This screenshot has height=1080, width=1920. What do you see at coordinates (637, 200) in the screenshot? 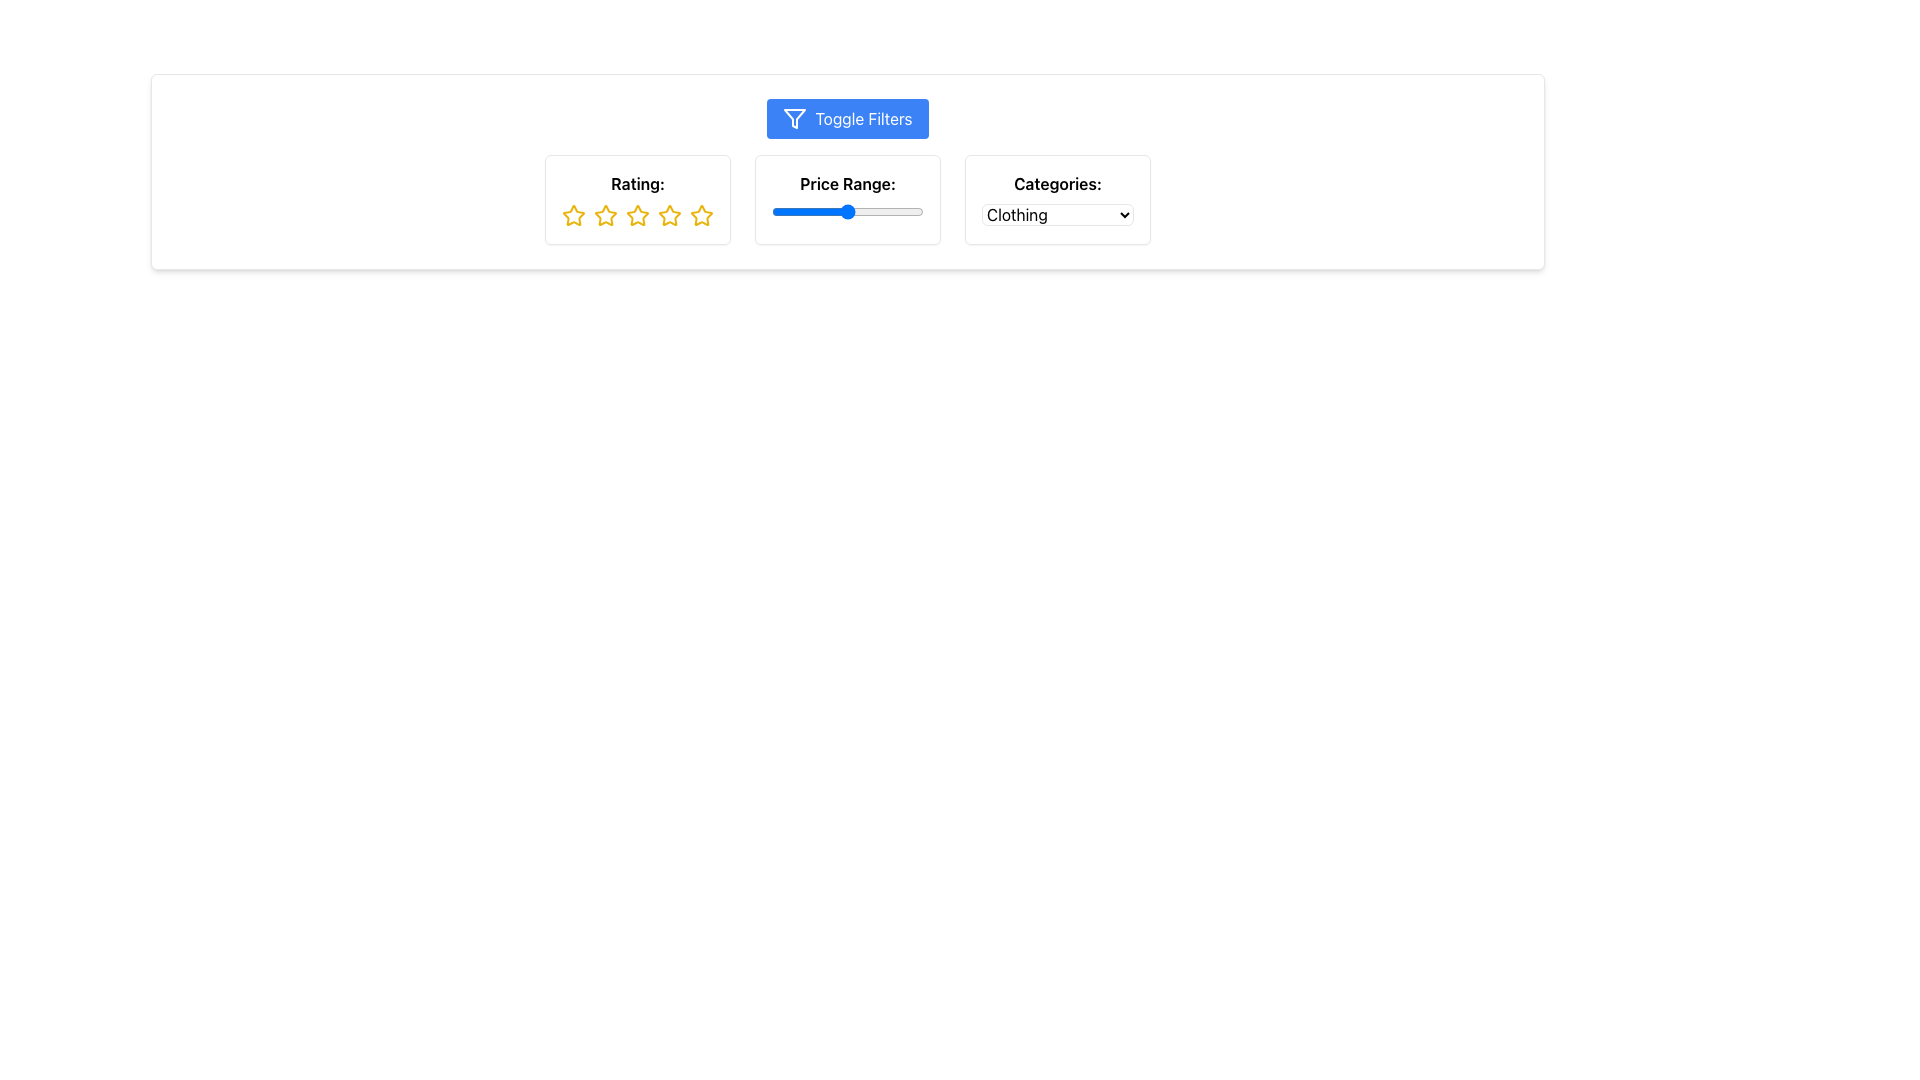
I see `one of the yellow outlined stars in the interactive rating widget` at bounding box center [637, 200].